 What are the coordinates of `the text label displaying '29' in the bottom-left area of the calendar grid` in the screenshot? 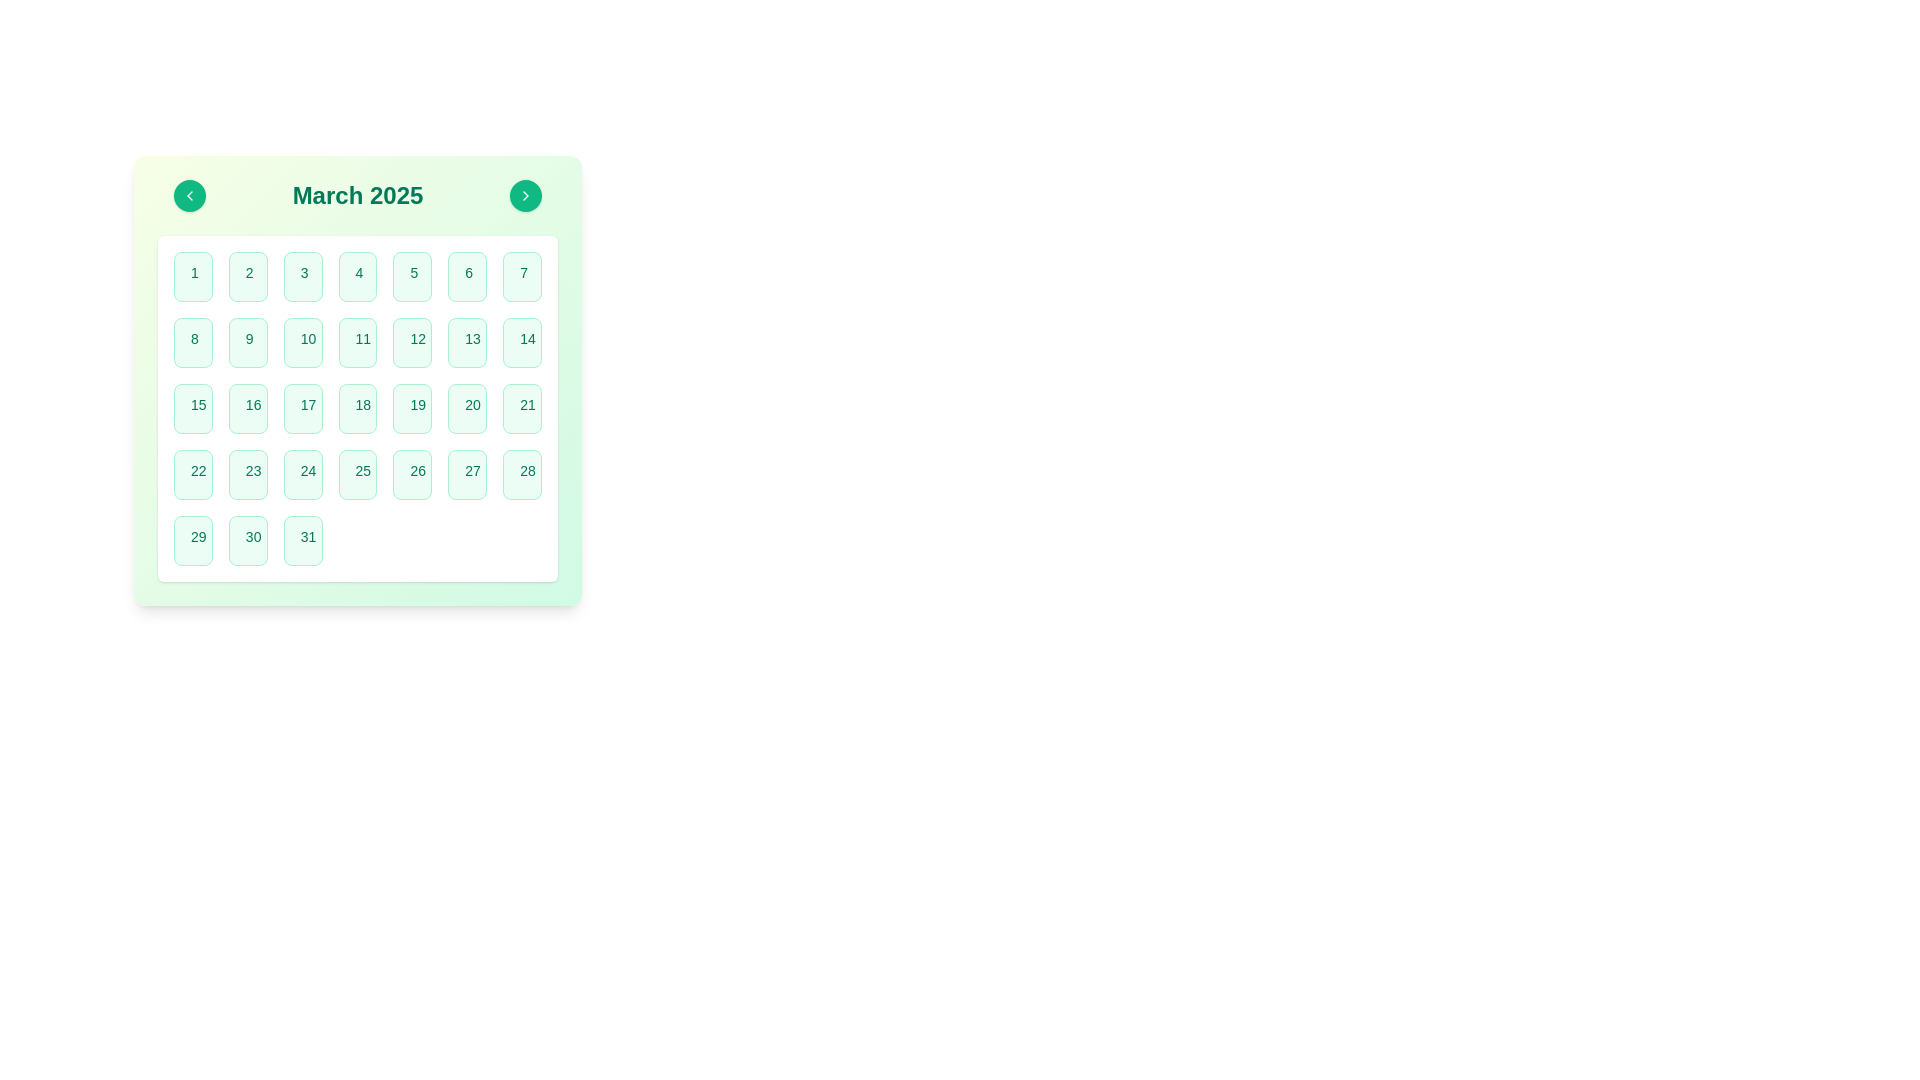 It's located at (198, 535).